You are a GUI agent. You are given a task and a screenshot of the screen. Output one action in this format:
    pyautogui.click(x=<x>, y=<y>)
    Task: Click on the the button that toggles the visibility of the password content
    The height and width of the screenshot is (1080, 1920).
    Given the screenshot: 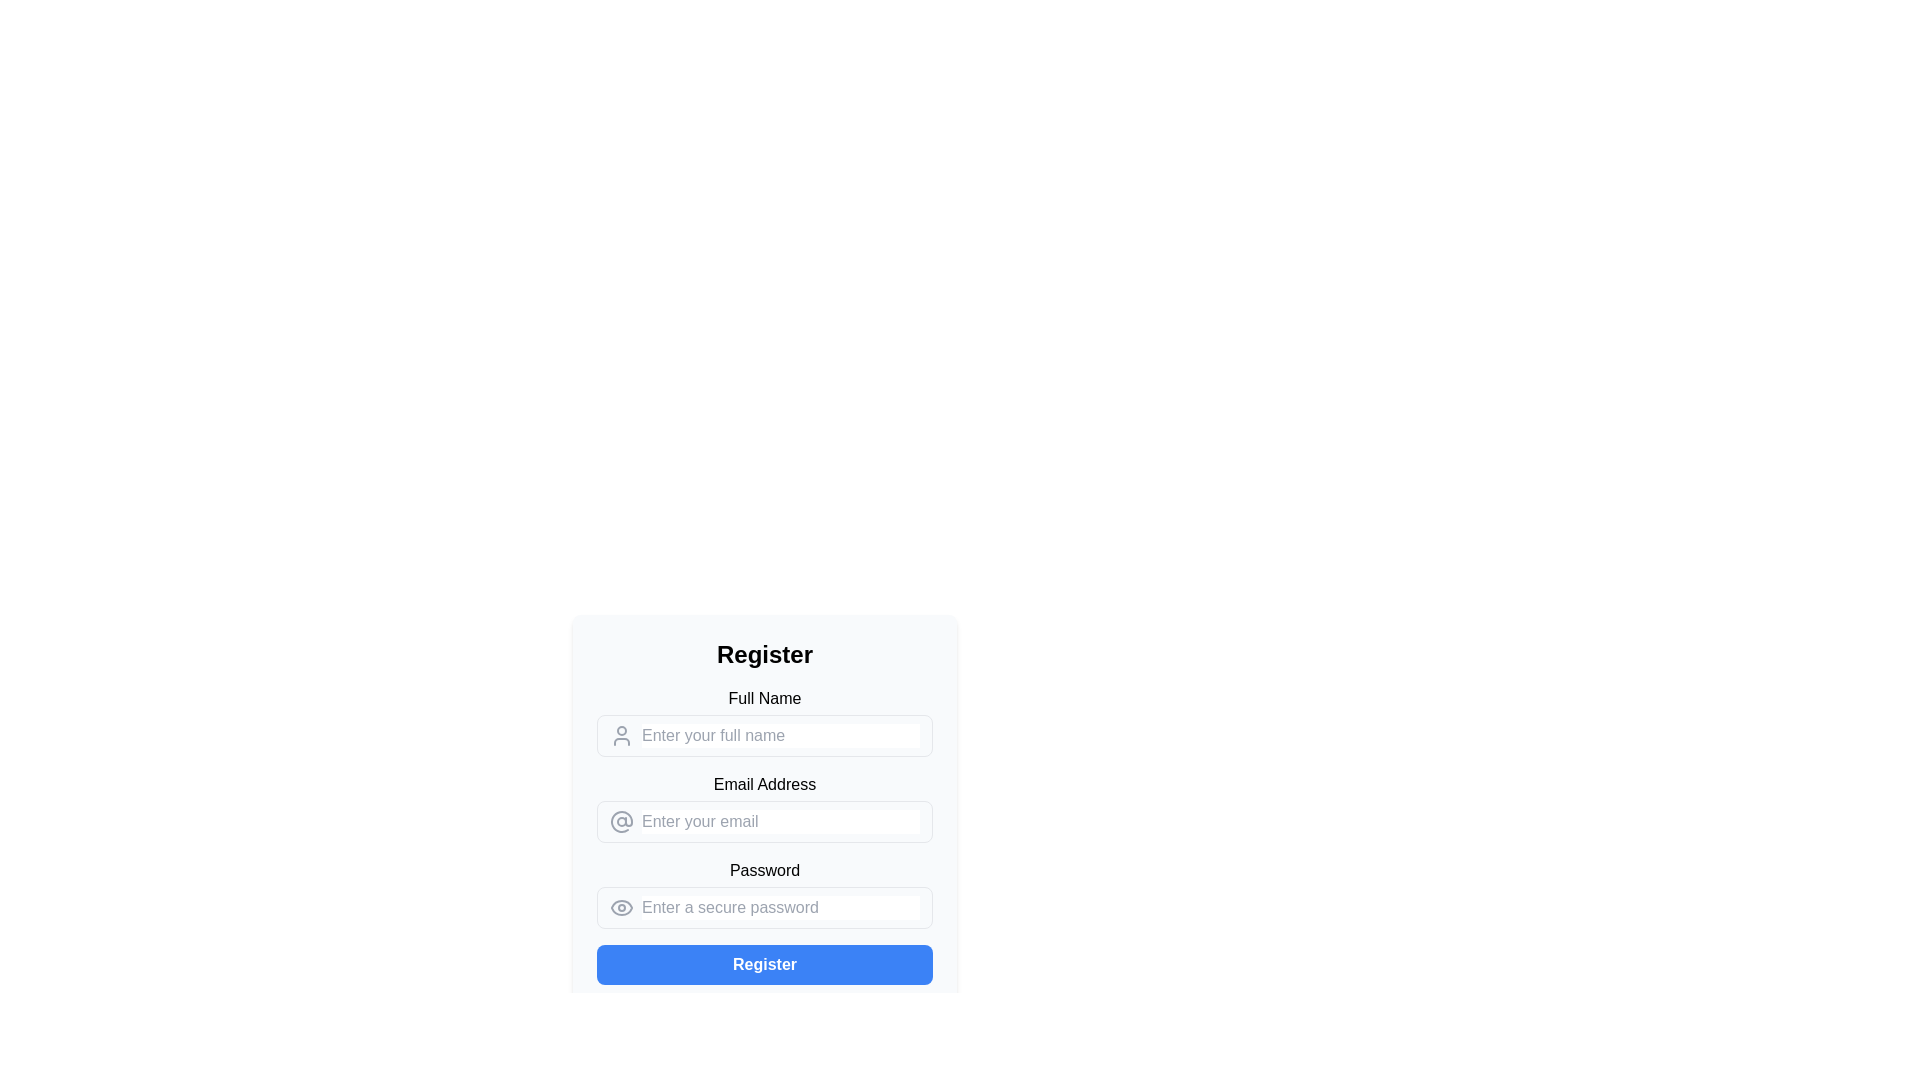 What is the action you would take?
    pyautogui.click(x=621, y=907)
    